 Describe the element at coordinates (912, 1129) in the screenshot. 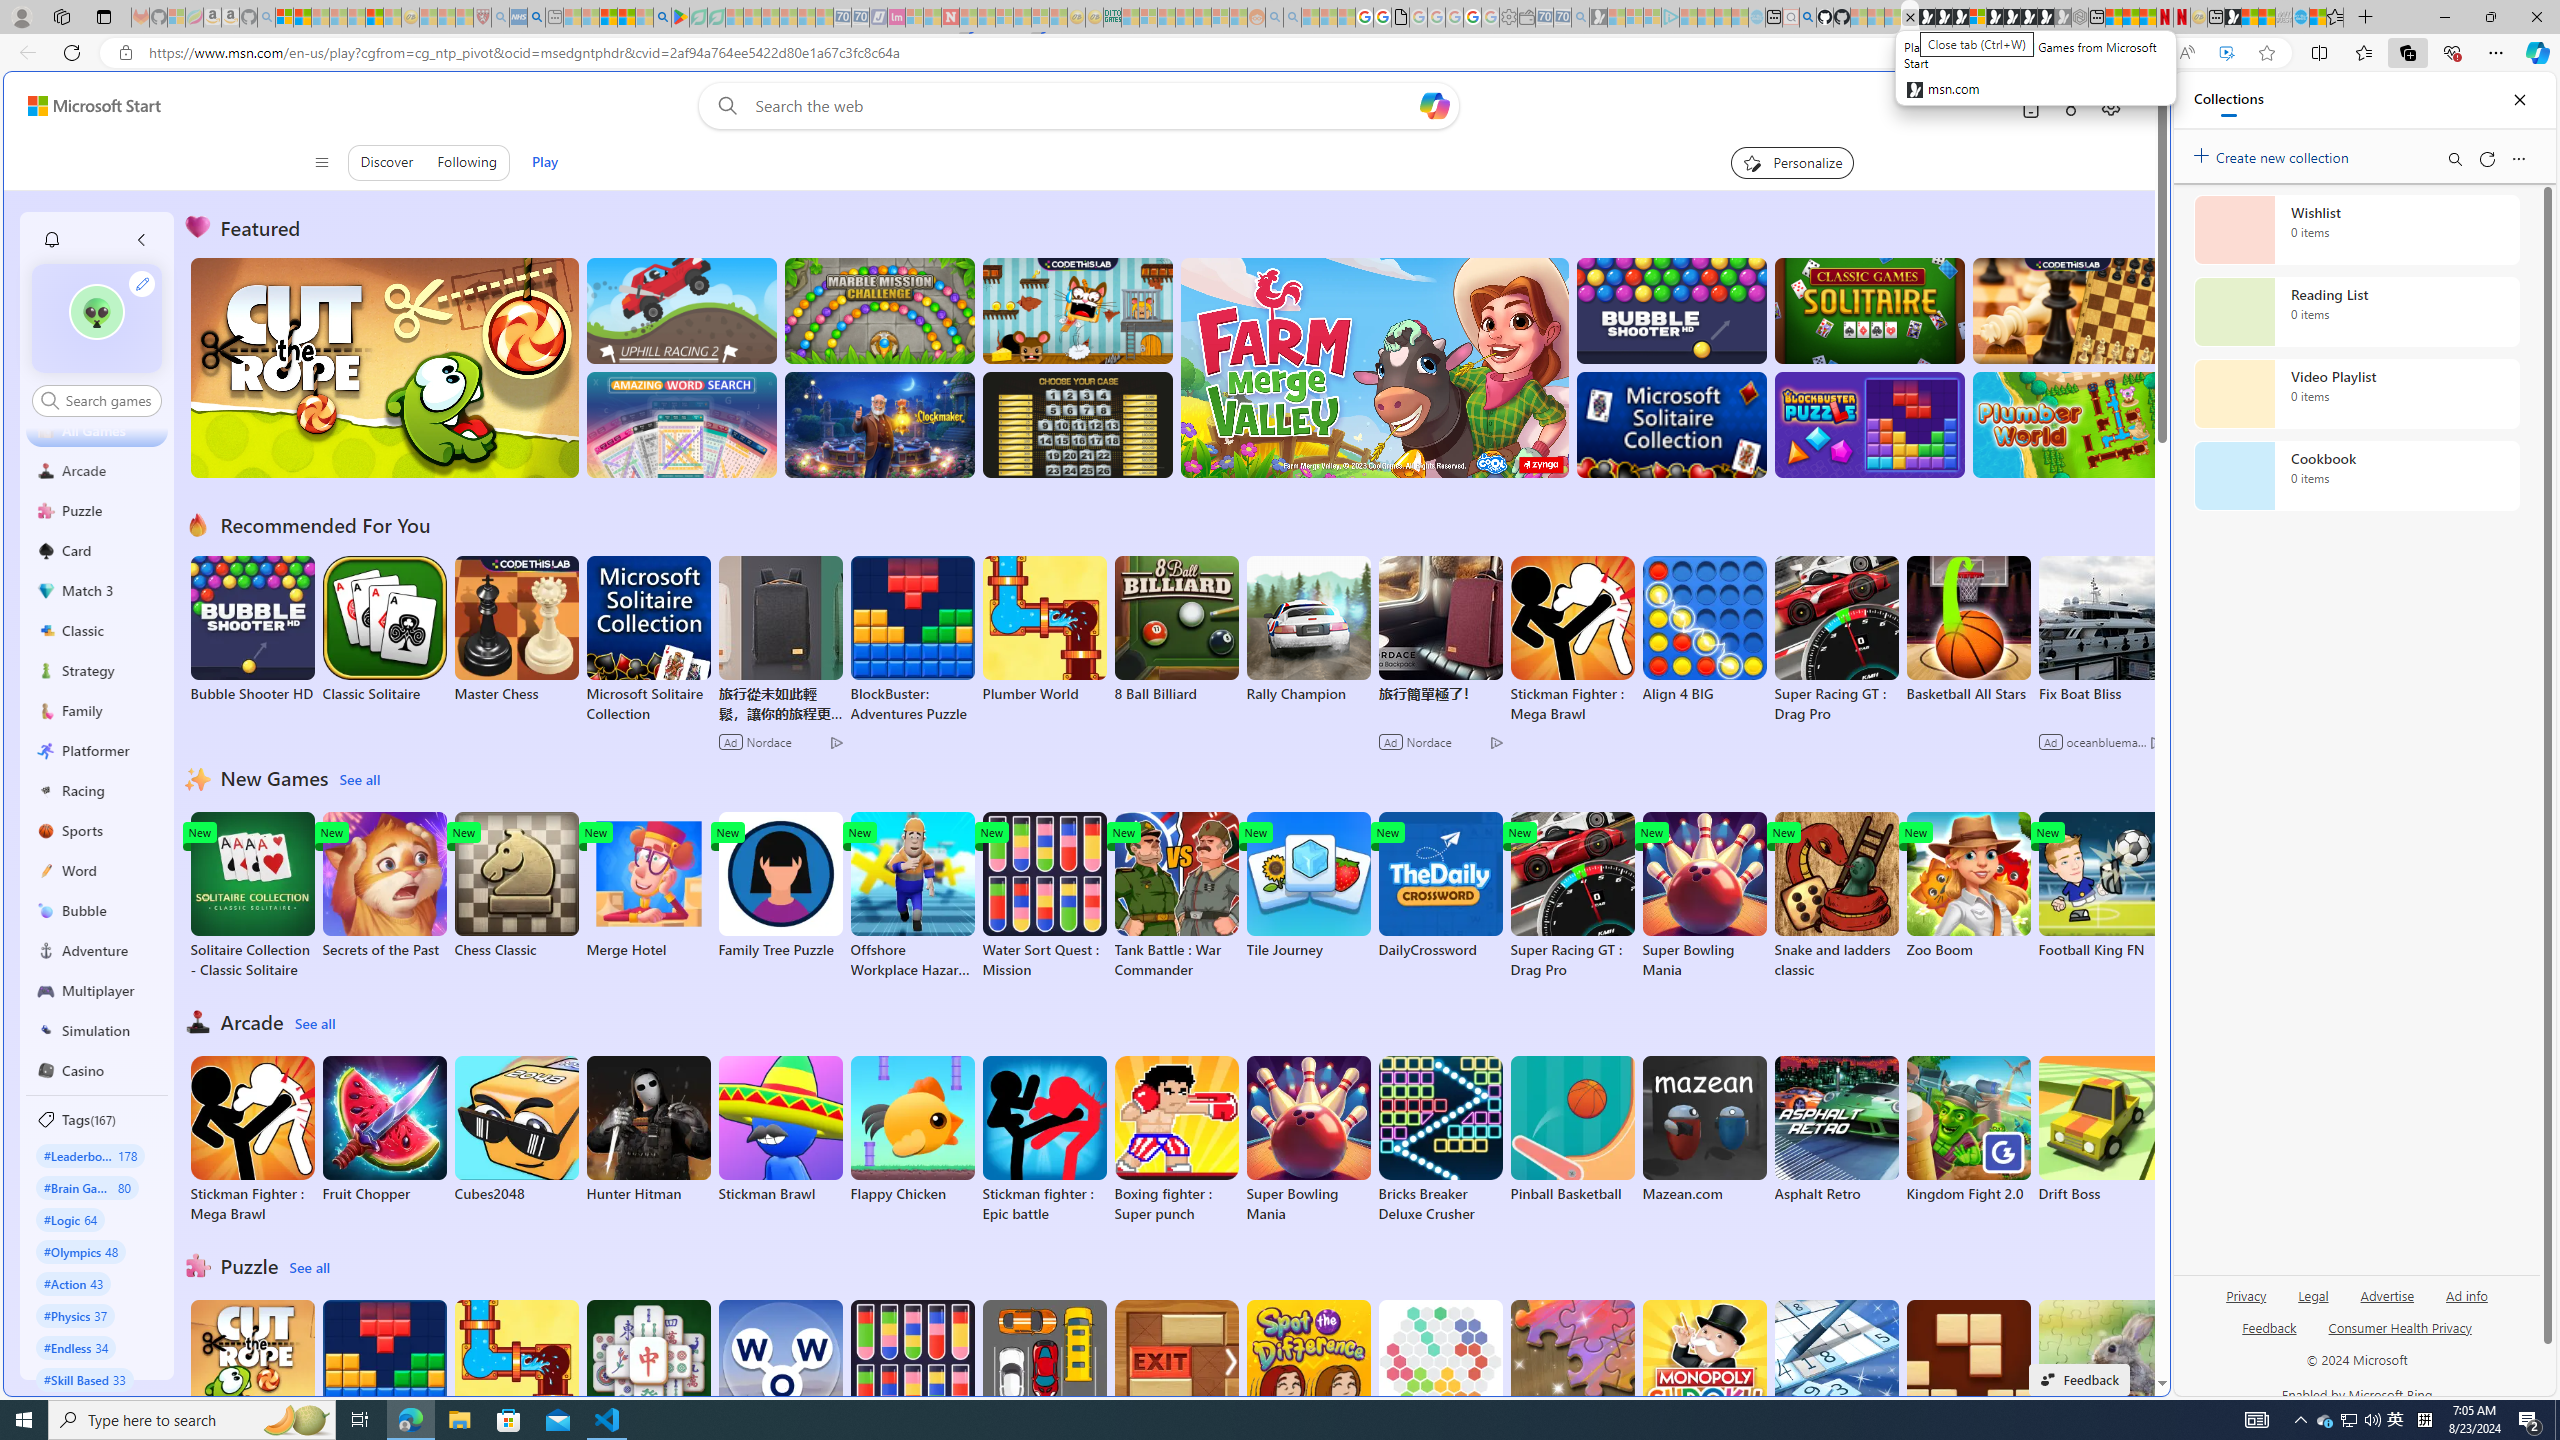

I see `'Flappy Chicken'` at that location.